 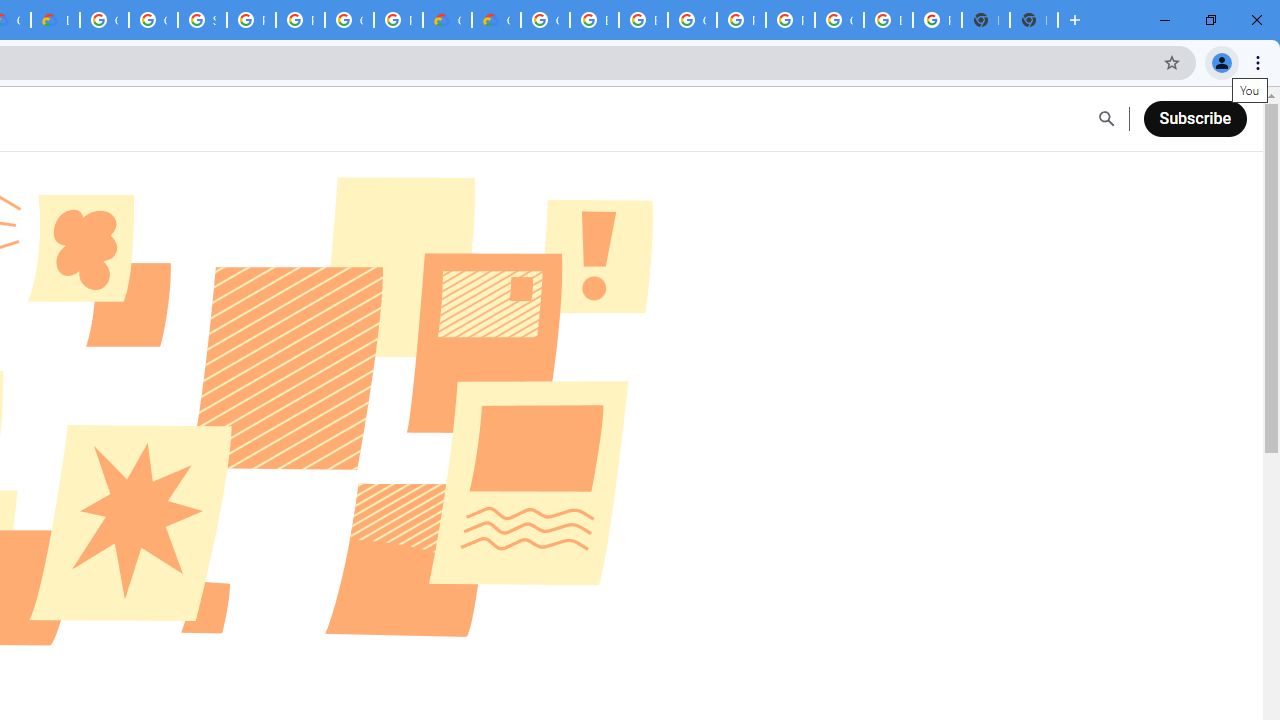 What do you see at coordinates (1034, 20) in the screenshot?
I see `'New Tab'` at bounding box center [1034, 20].